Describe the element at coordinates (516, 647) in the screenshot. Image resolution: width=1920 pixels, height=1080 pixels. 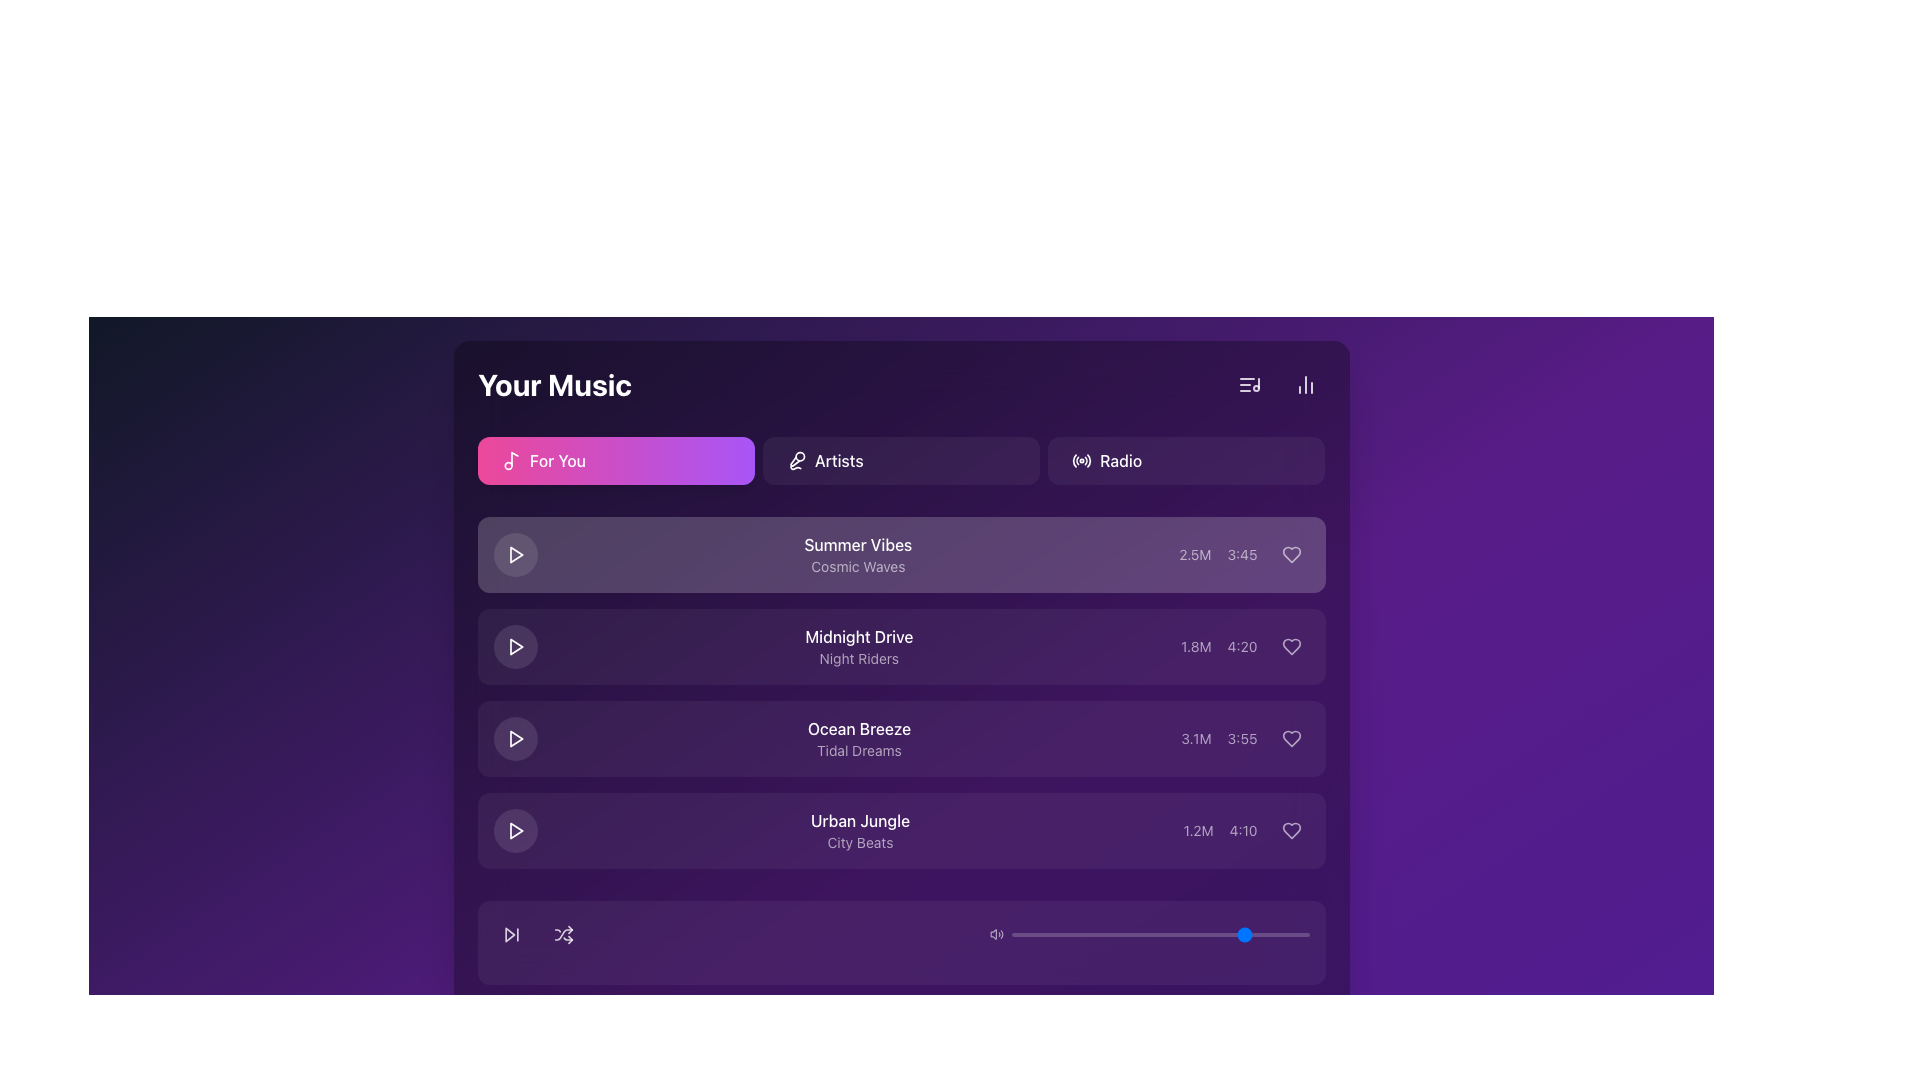
I see `the triangular play button icon for the 'Midnight Drive' song, which is outlined in white on a dark purple background, to play the associated song` at that location.